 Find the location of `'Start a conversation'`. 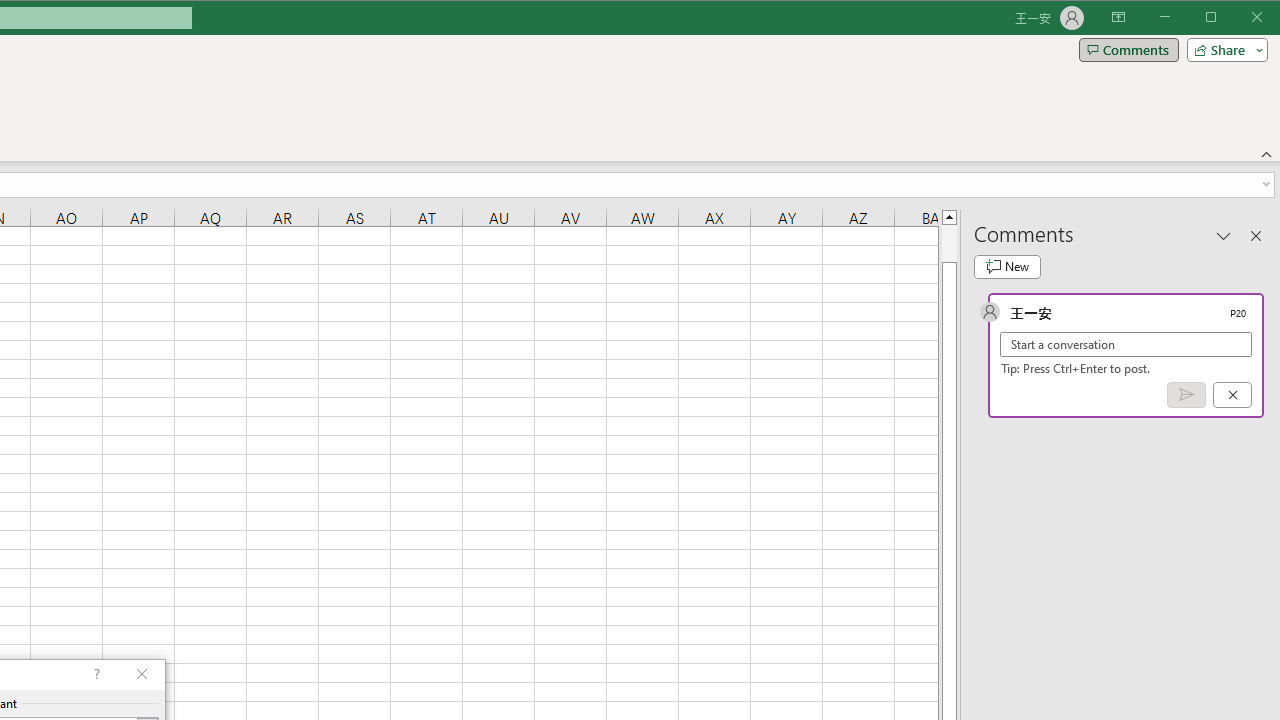

'Start a conversation' is located at coordinates (1126, 343).